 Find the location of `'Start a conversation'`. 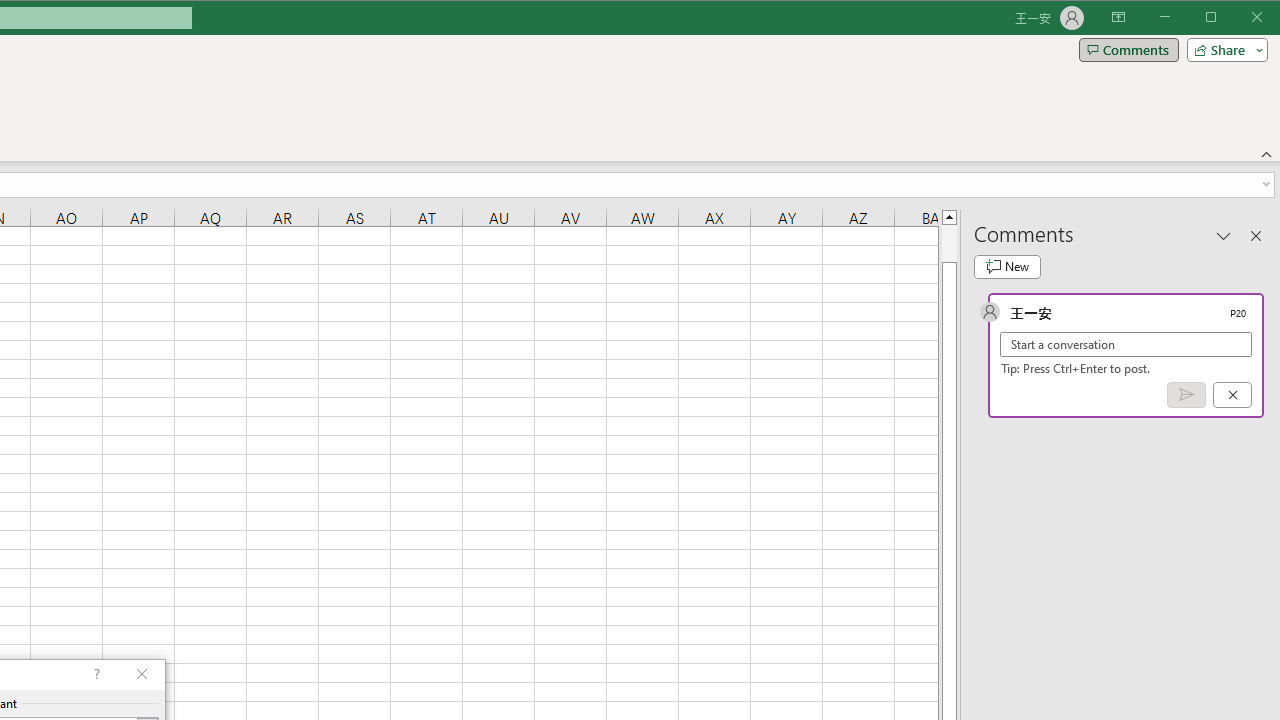

'Start a conversation' is located at coordinates (1126, 343).